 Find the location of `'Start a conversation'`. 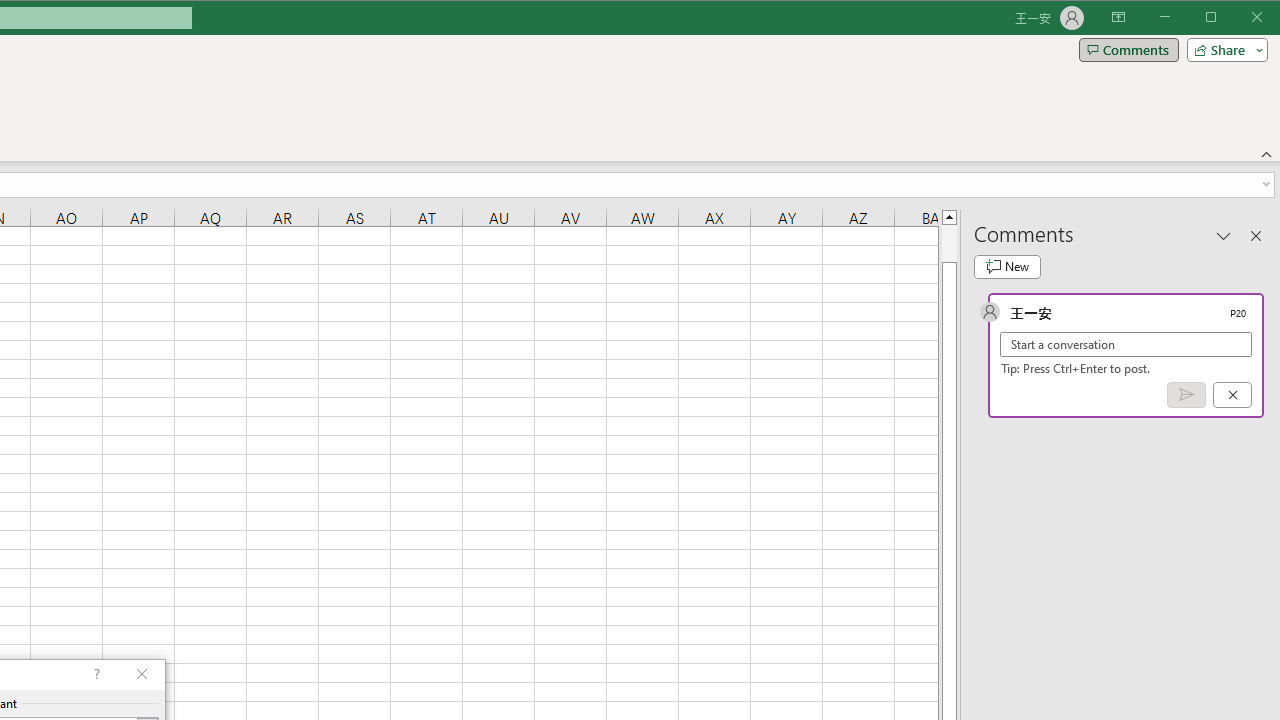

'Start a conversation' is located at coordinates (1126, 343).